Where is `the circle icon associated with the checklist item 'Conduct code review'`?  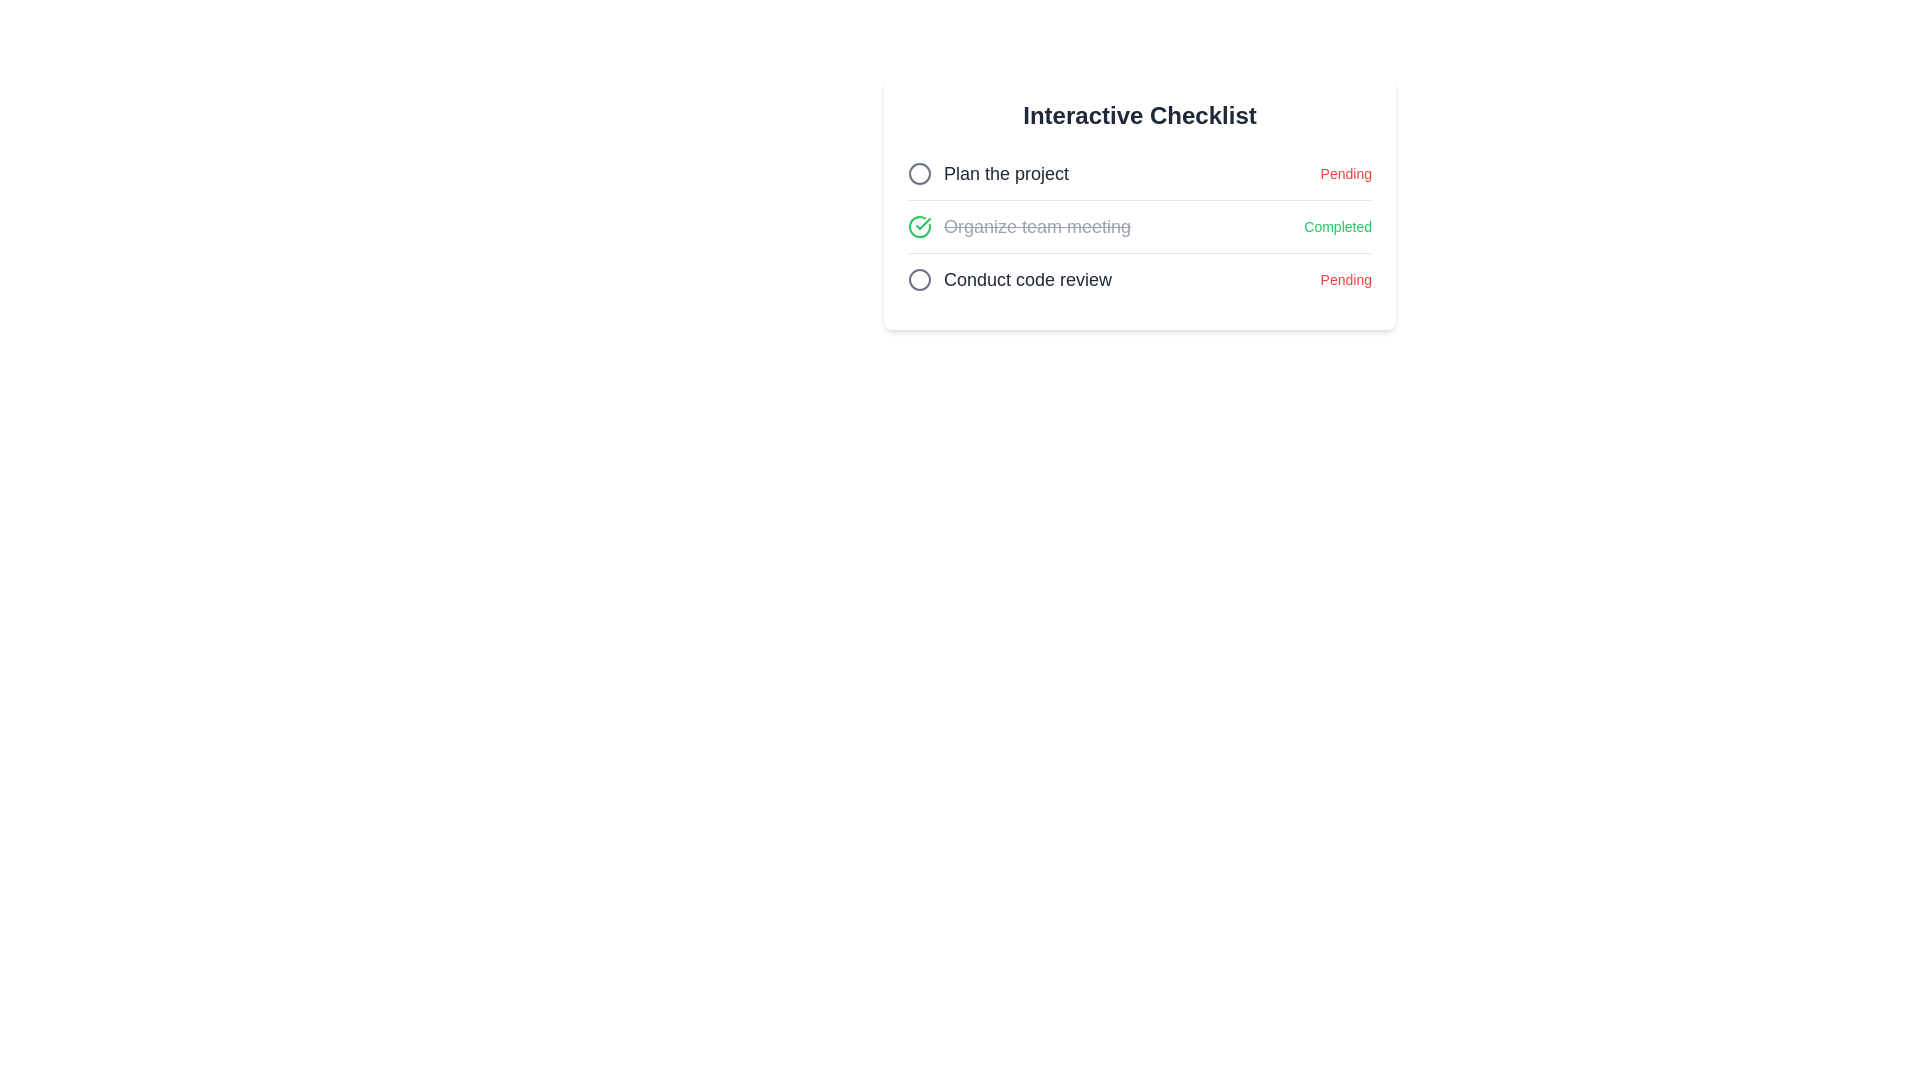
the circle icon associated with the checklist item 'Conduct code review' is located at coordinates (919, 280).